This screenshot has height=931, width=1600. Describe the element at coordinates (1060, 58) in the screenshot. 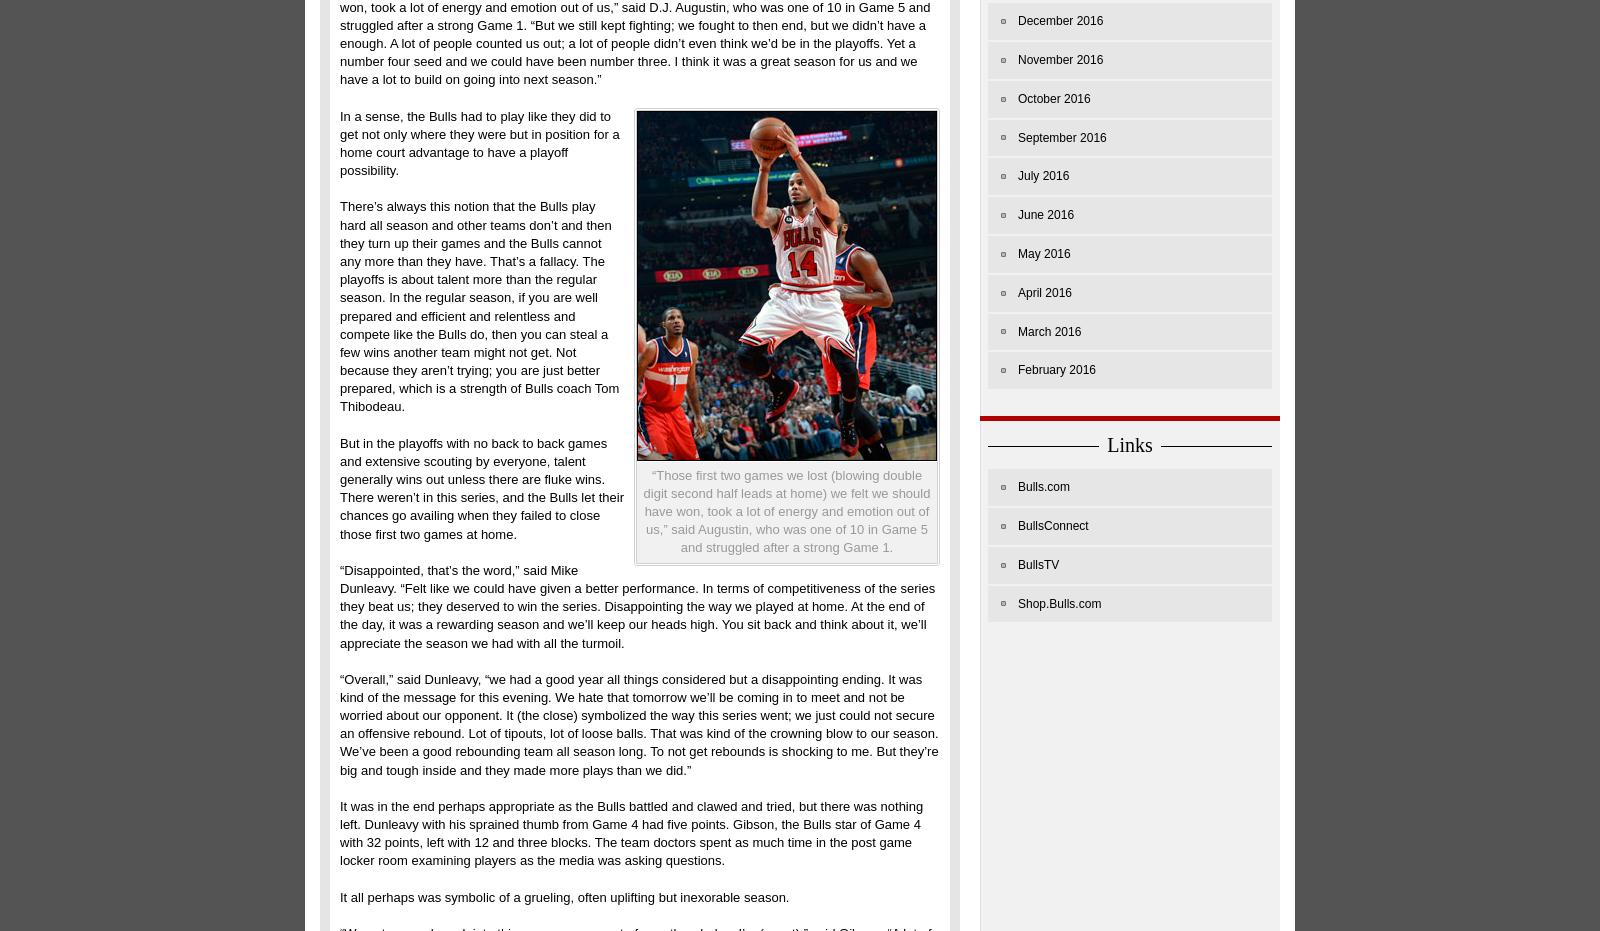

I see `'November 2016'` at that location.